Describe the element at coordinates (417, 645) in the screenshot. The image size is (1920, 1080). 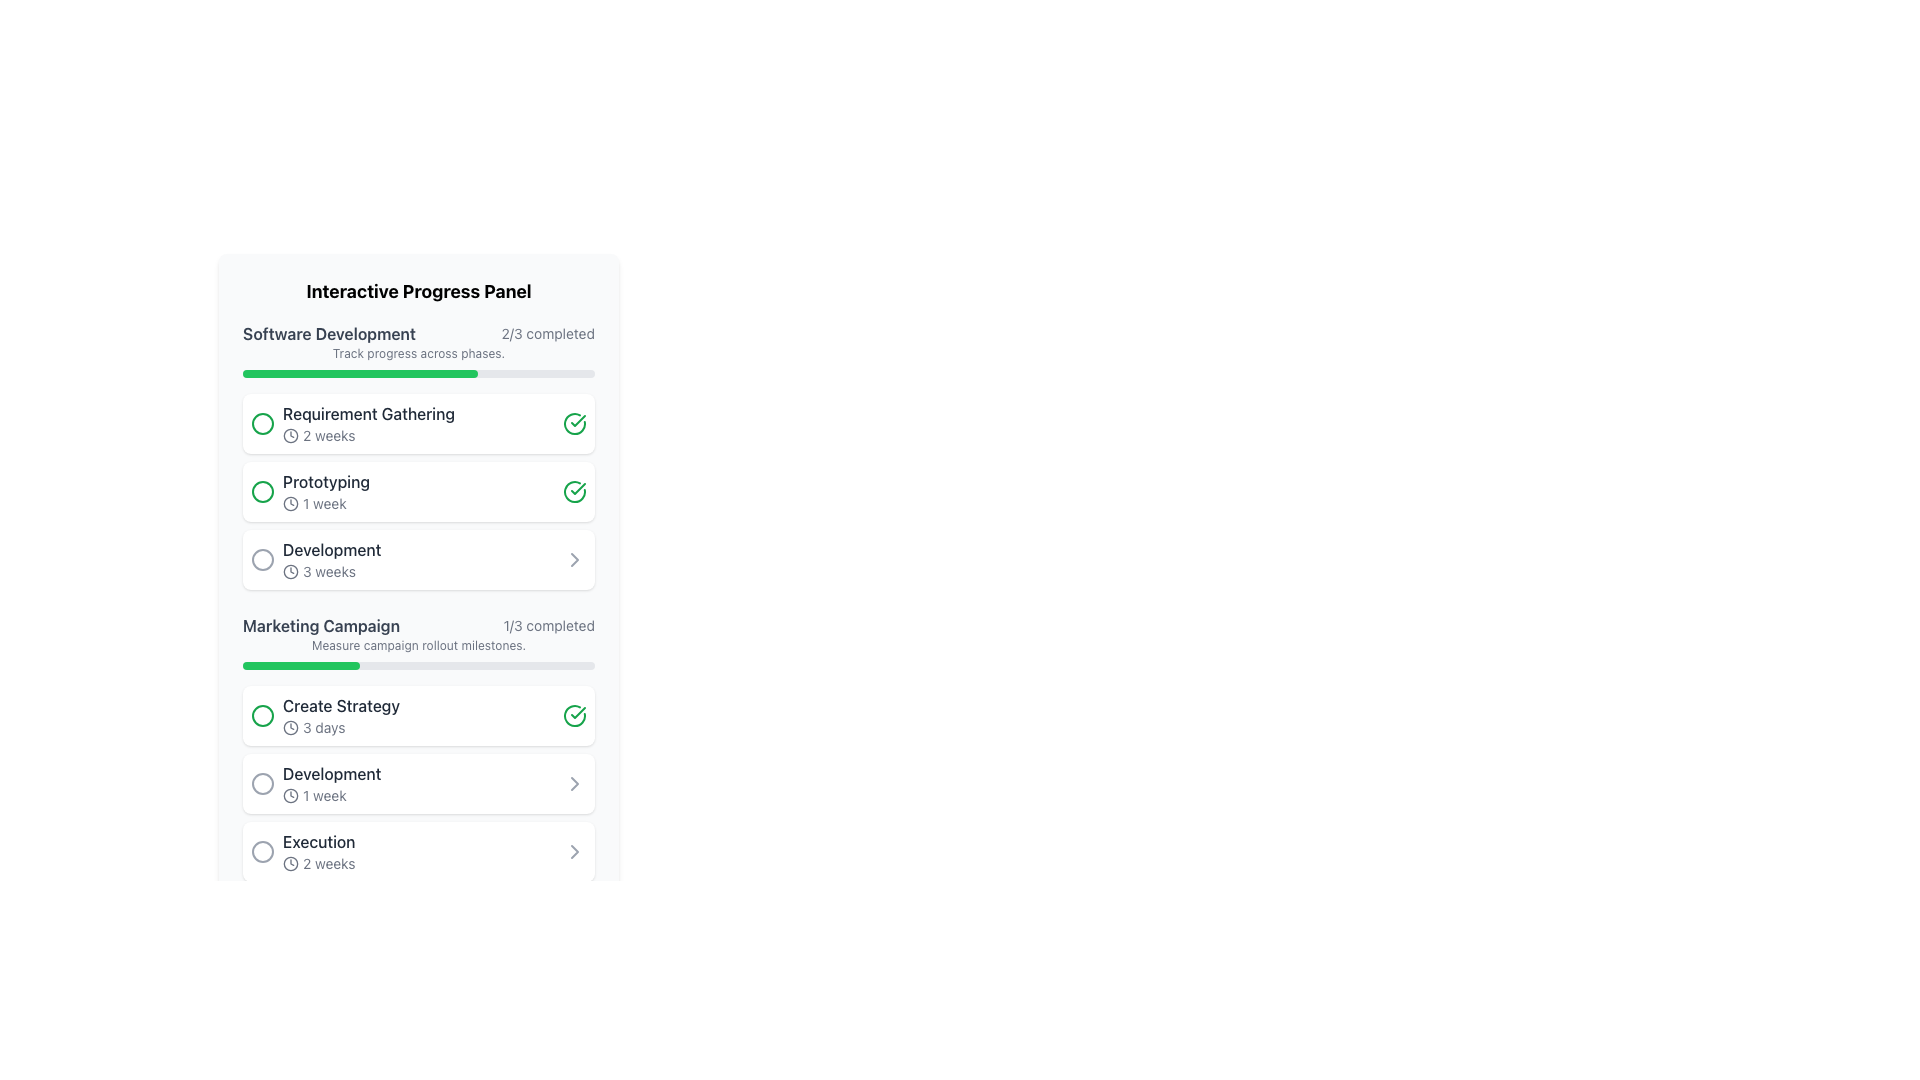
I see `the text label that provides additional context about the progress indicator titled 'Marketing Campaign', which is positioned below the title and progress bar` at that location.